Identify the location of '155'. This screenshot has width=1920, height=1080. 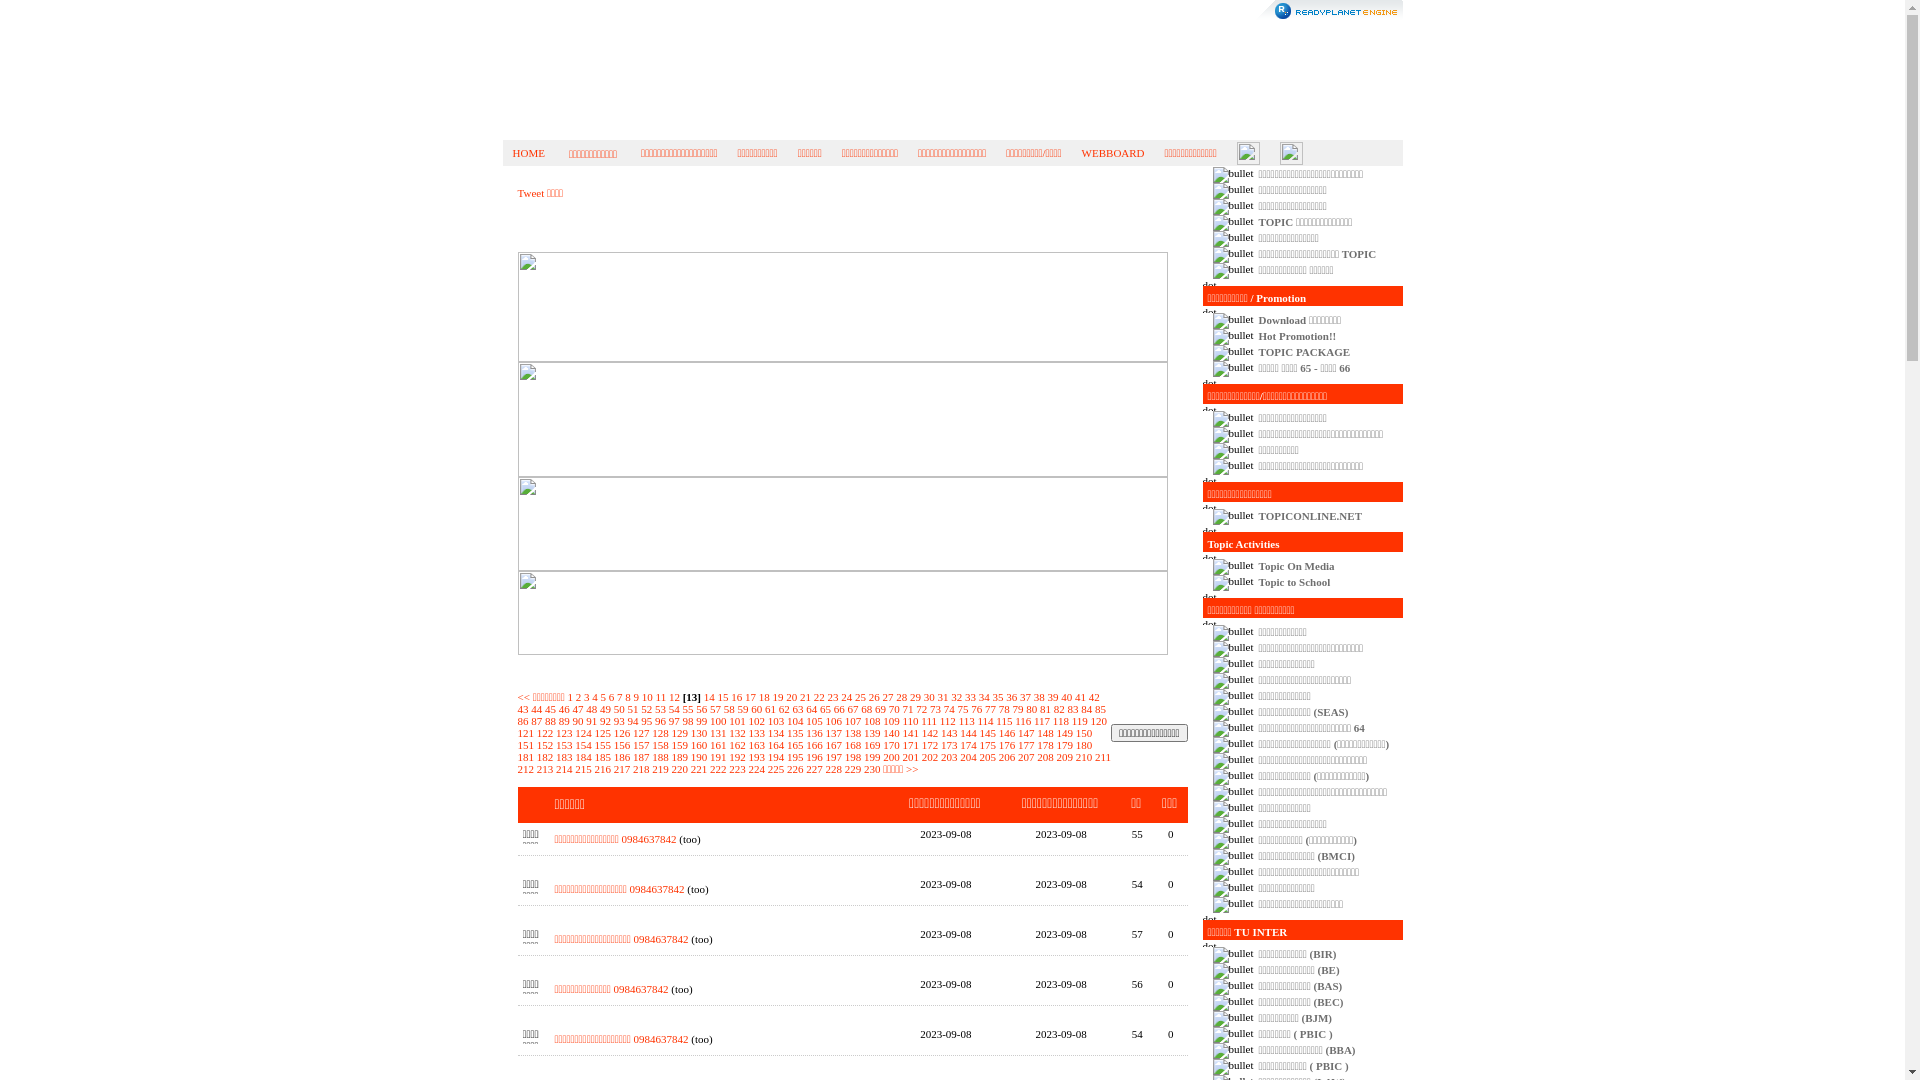
(601, 744).